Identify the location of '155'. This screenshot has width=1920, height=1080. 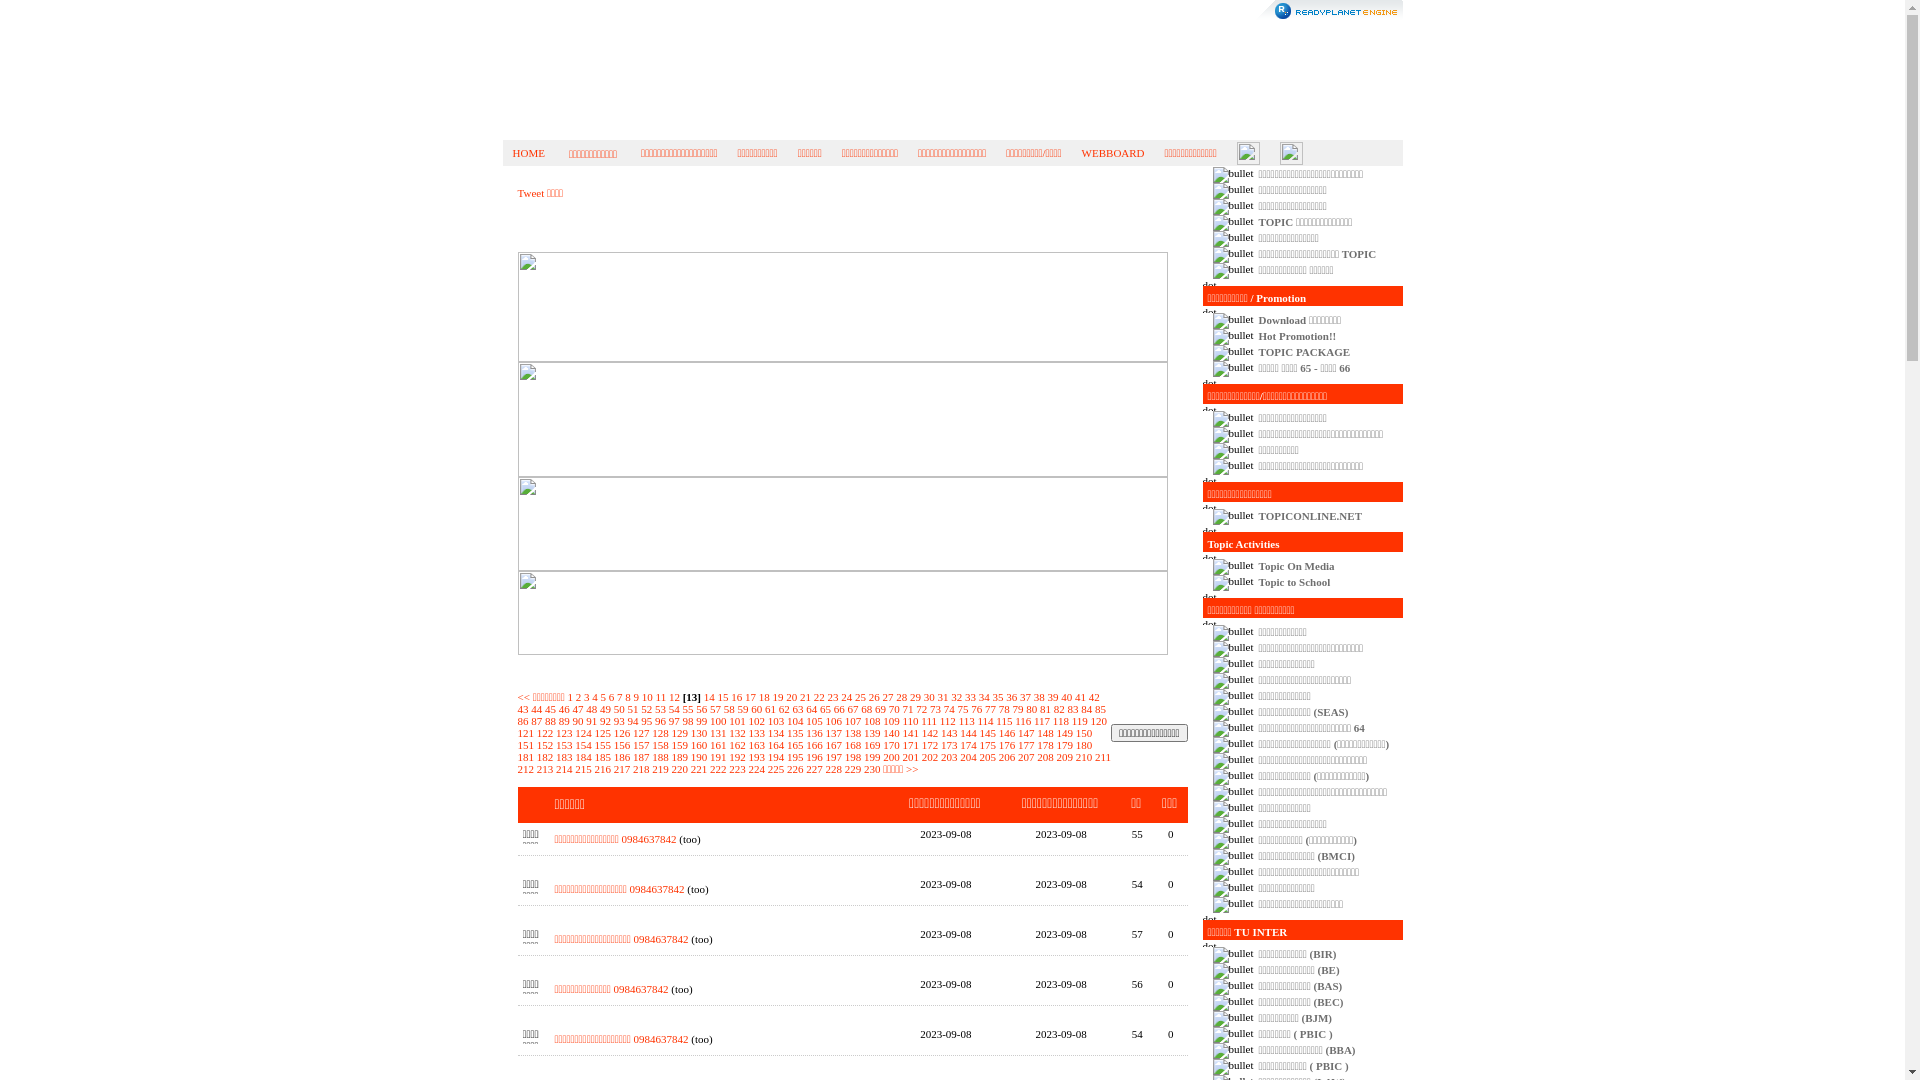
(601, 744).